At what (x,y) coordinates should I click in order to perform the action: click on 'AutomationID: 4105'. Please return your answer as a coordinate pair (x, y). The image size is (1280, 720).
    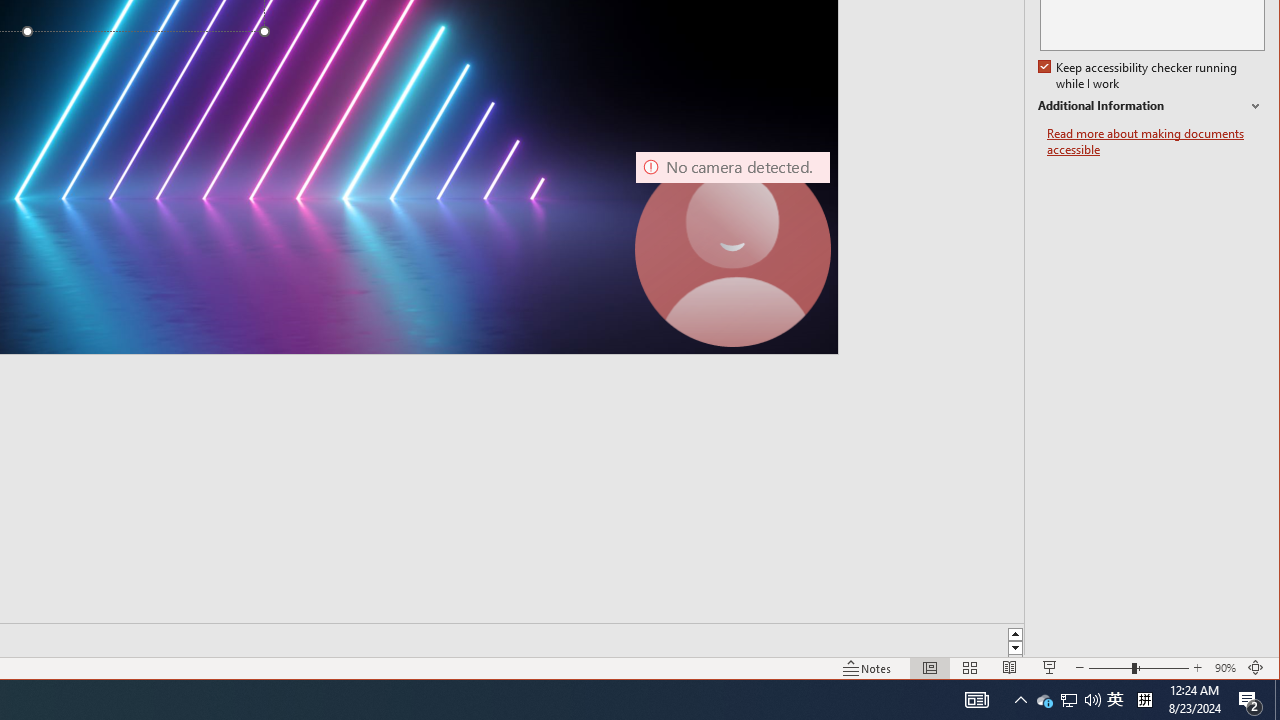
    Looking at the image, I should click on (977, 698).